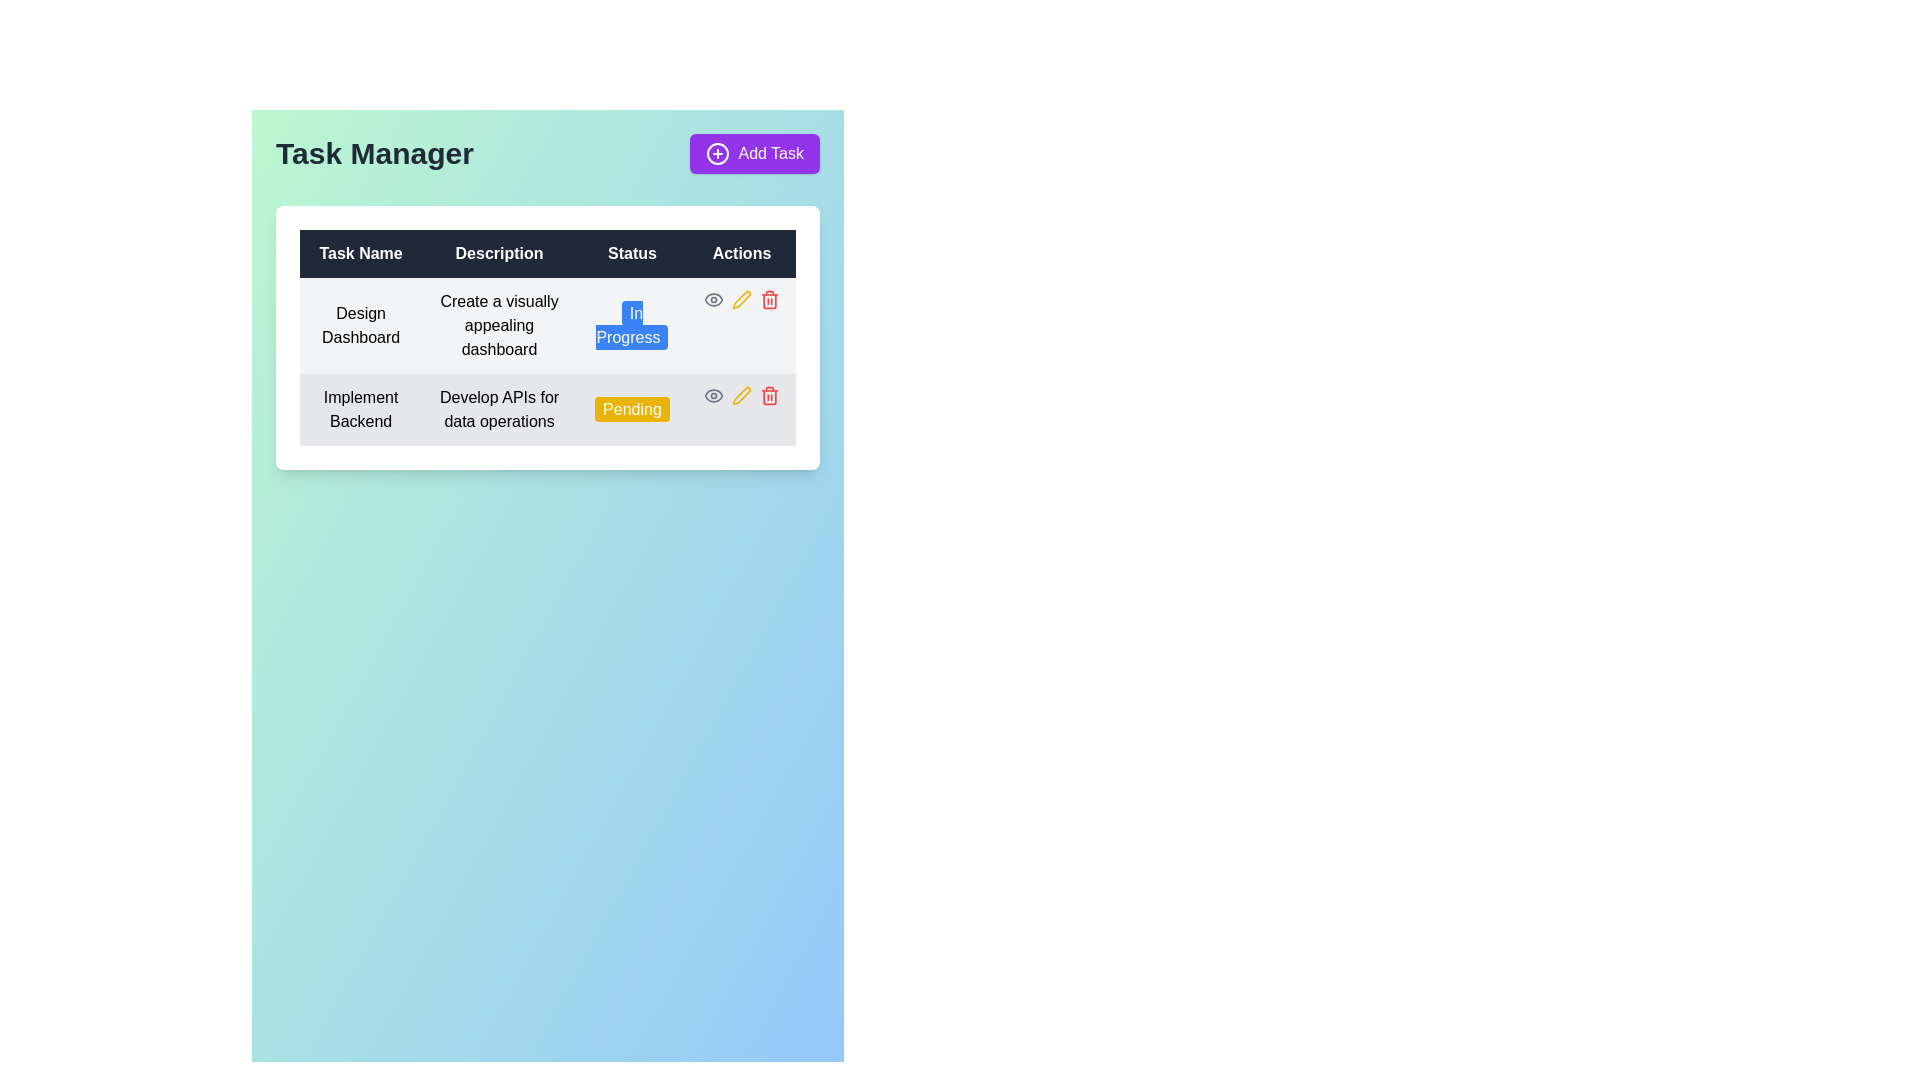 This screenshot has height=1080, width=1920. Describe the element at coordinates (631, 408) in the screenshot. I see `the 'Pending' status indicator badge located in the 'Status' column of the 'Implement Backend' row in the task management table, positioned between the 'Description' and 'Actions' columns` at that location.